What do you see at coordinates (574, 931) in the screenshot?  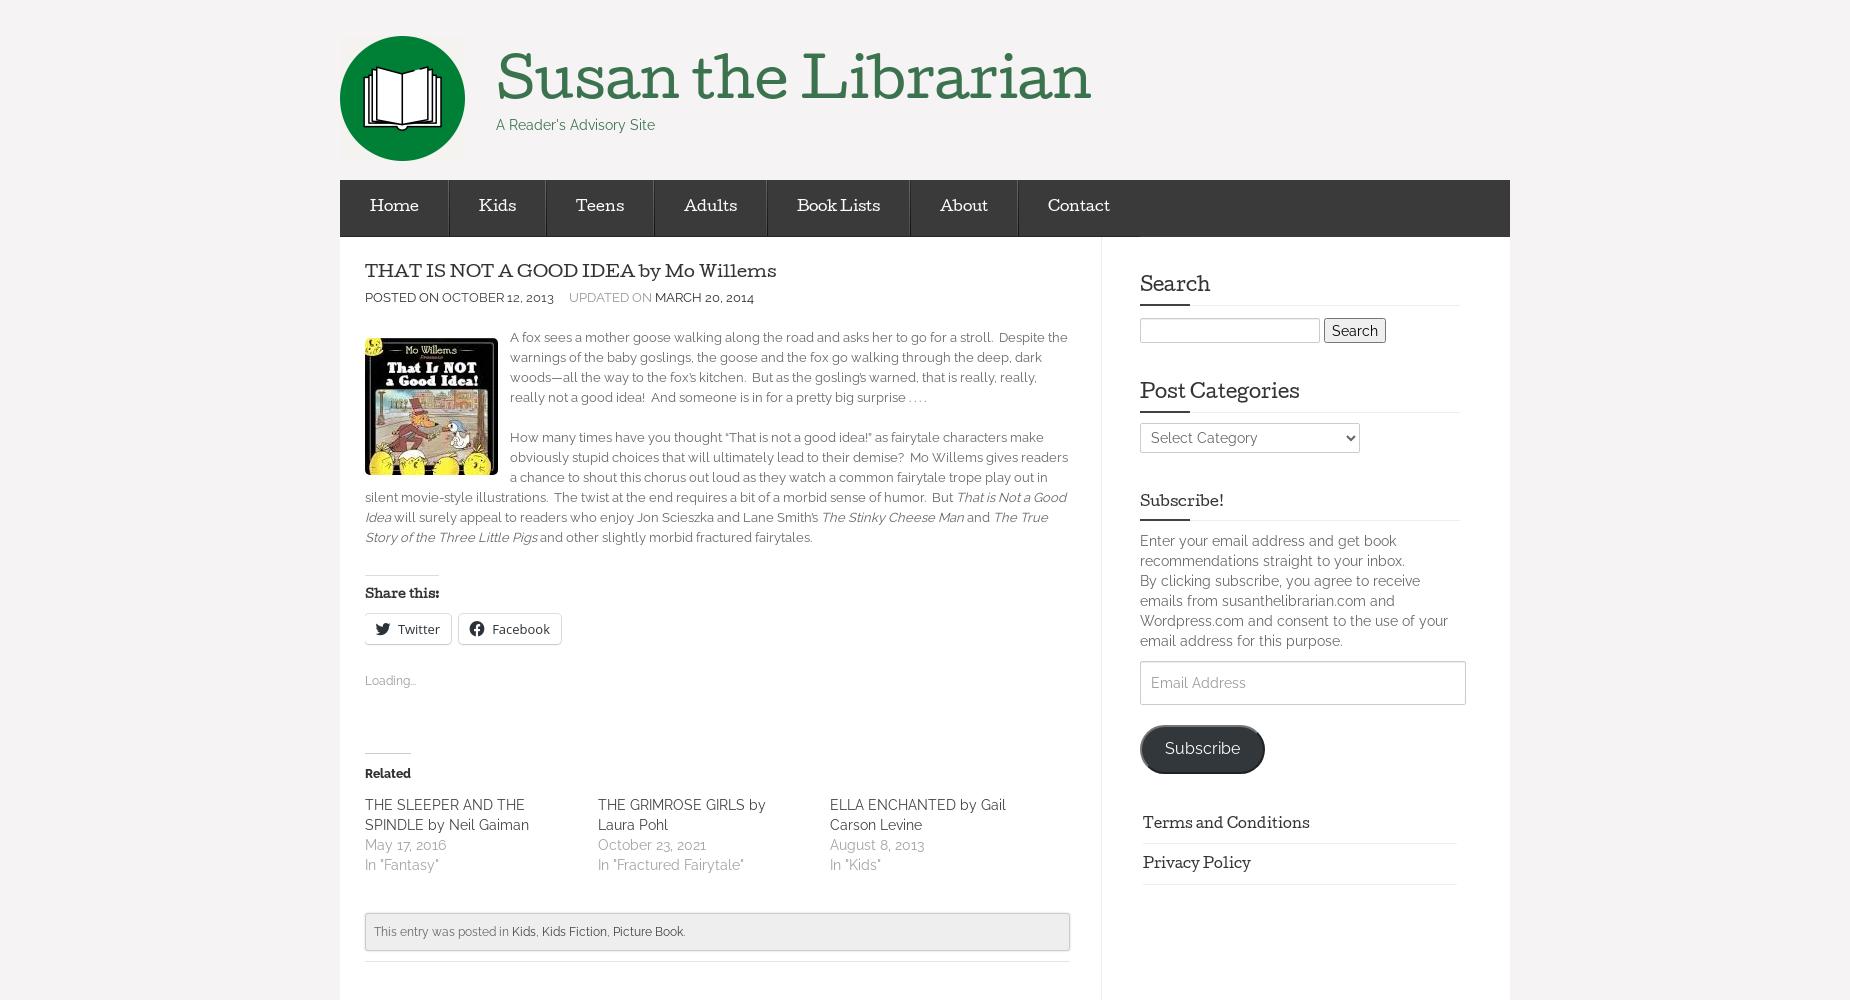 I see `'Kids Fiction'` at bounding box center [574, 931].